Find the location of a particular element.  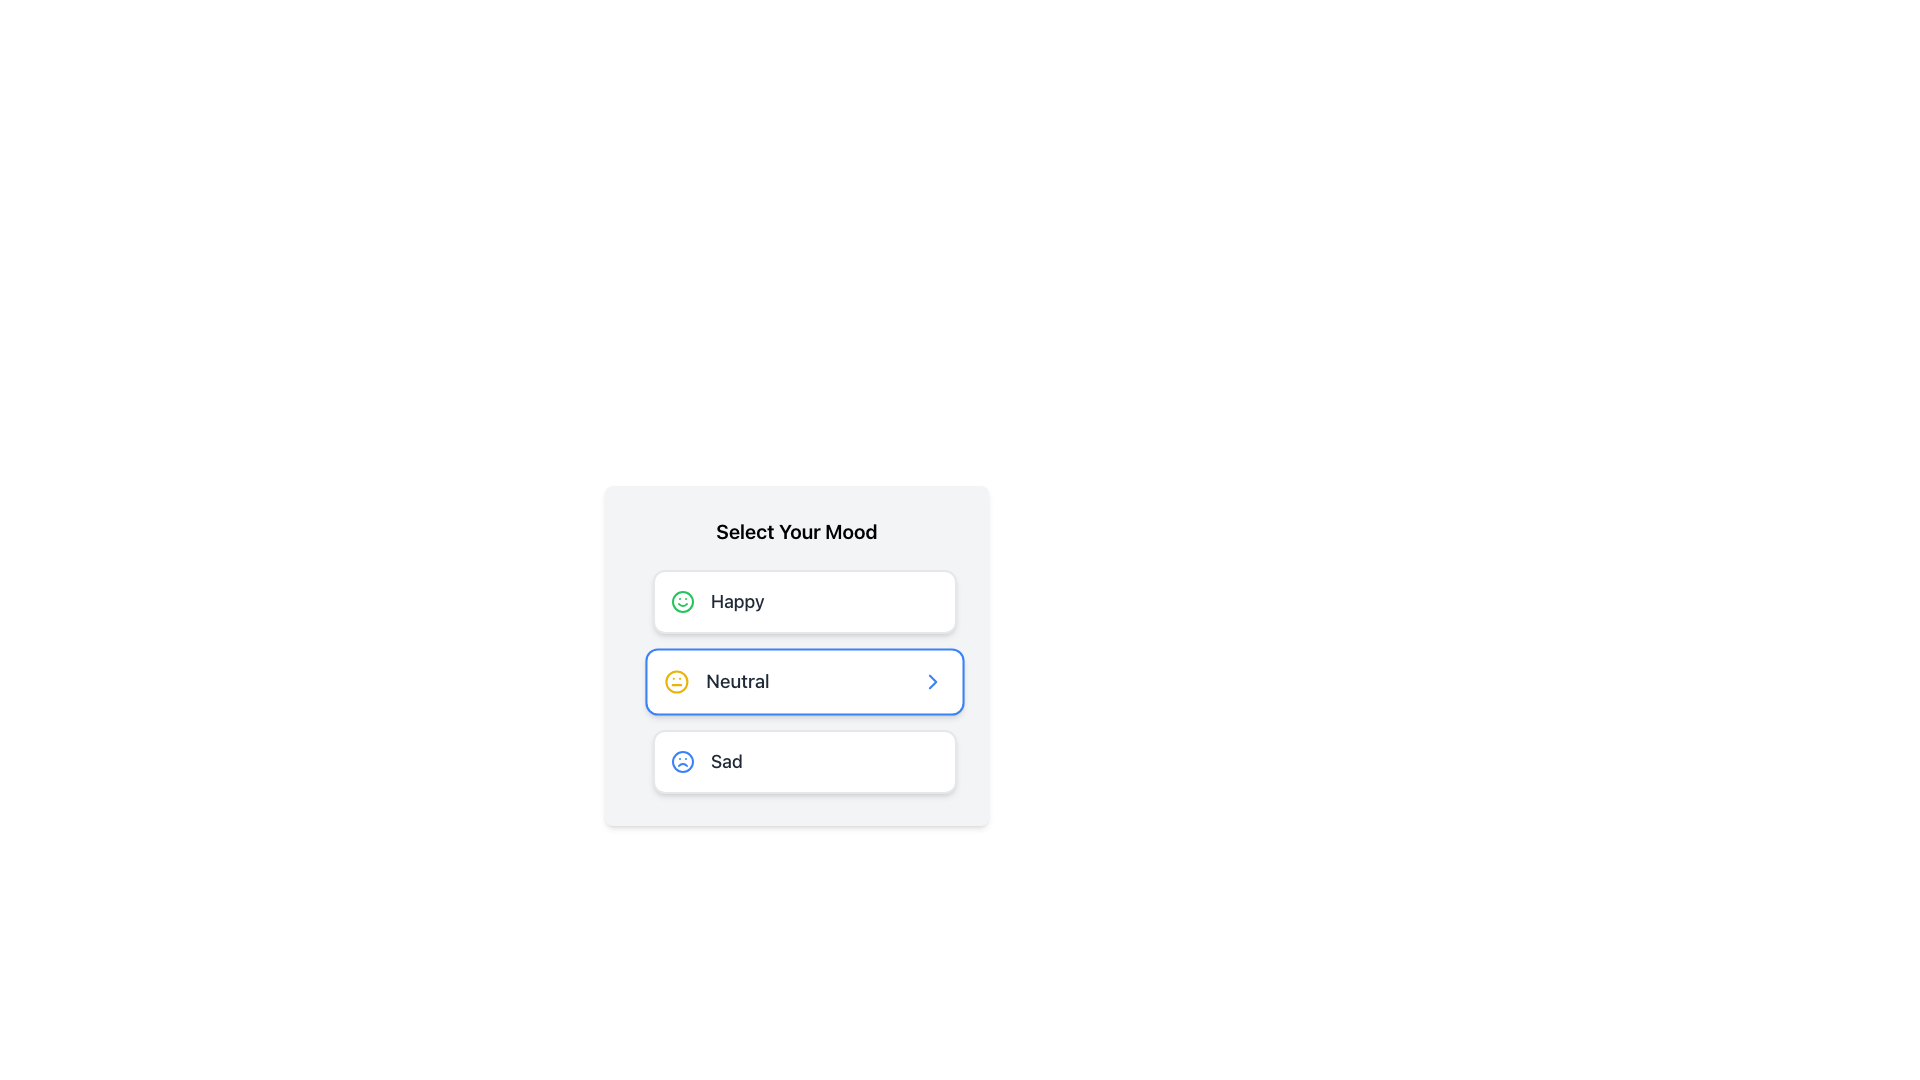

the navigational arrow icon located to the far right of the 'Neutral' option is located at coordinates (932, 681).